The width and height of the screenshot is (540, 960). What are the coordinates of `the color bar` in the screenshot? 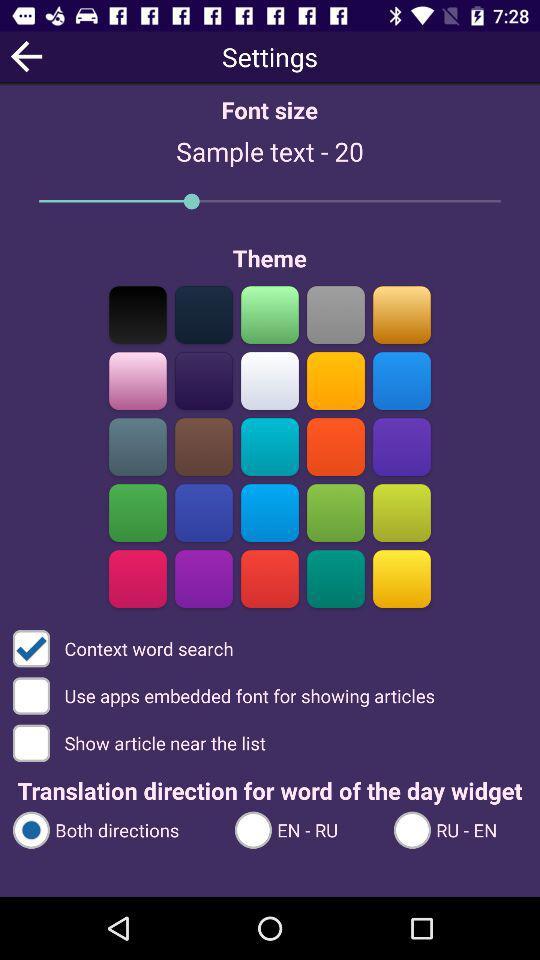 It's located at (203, 380).